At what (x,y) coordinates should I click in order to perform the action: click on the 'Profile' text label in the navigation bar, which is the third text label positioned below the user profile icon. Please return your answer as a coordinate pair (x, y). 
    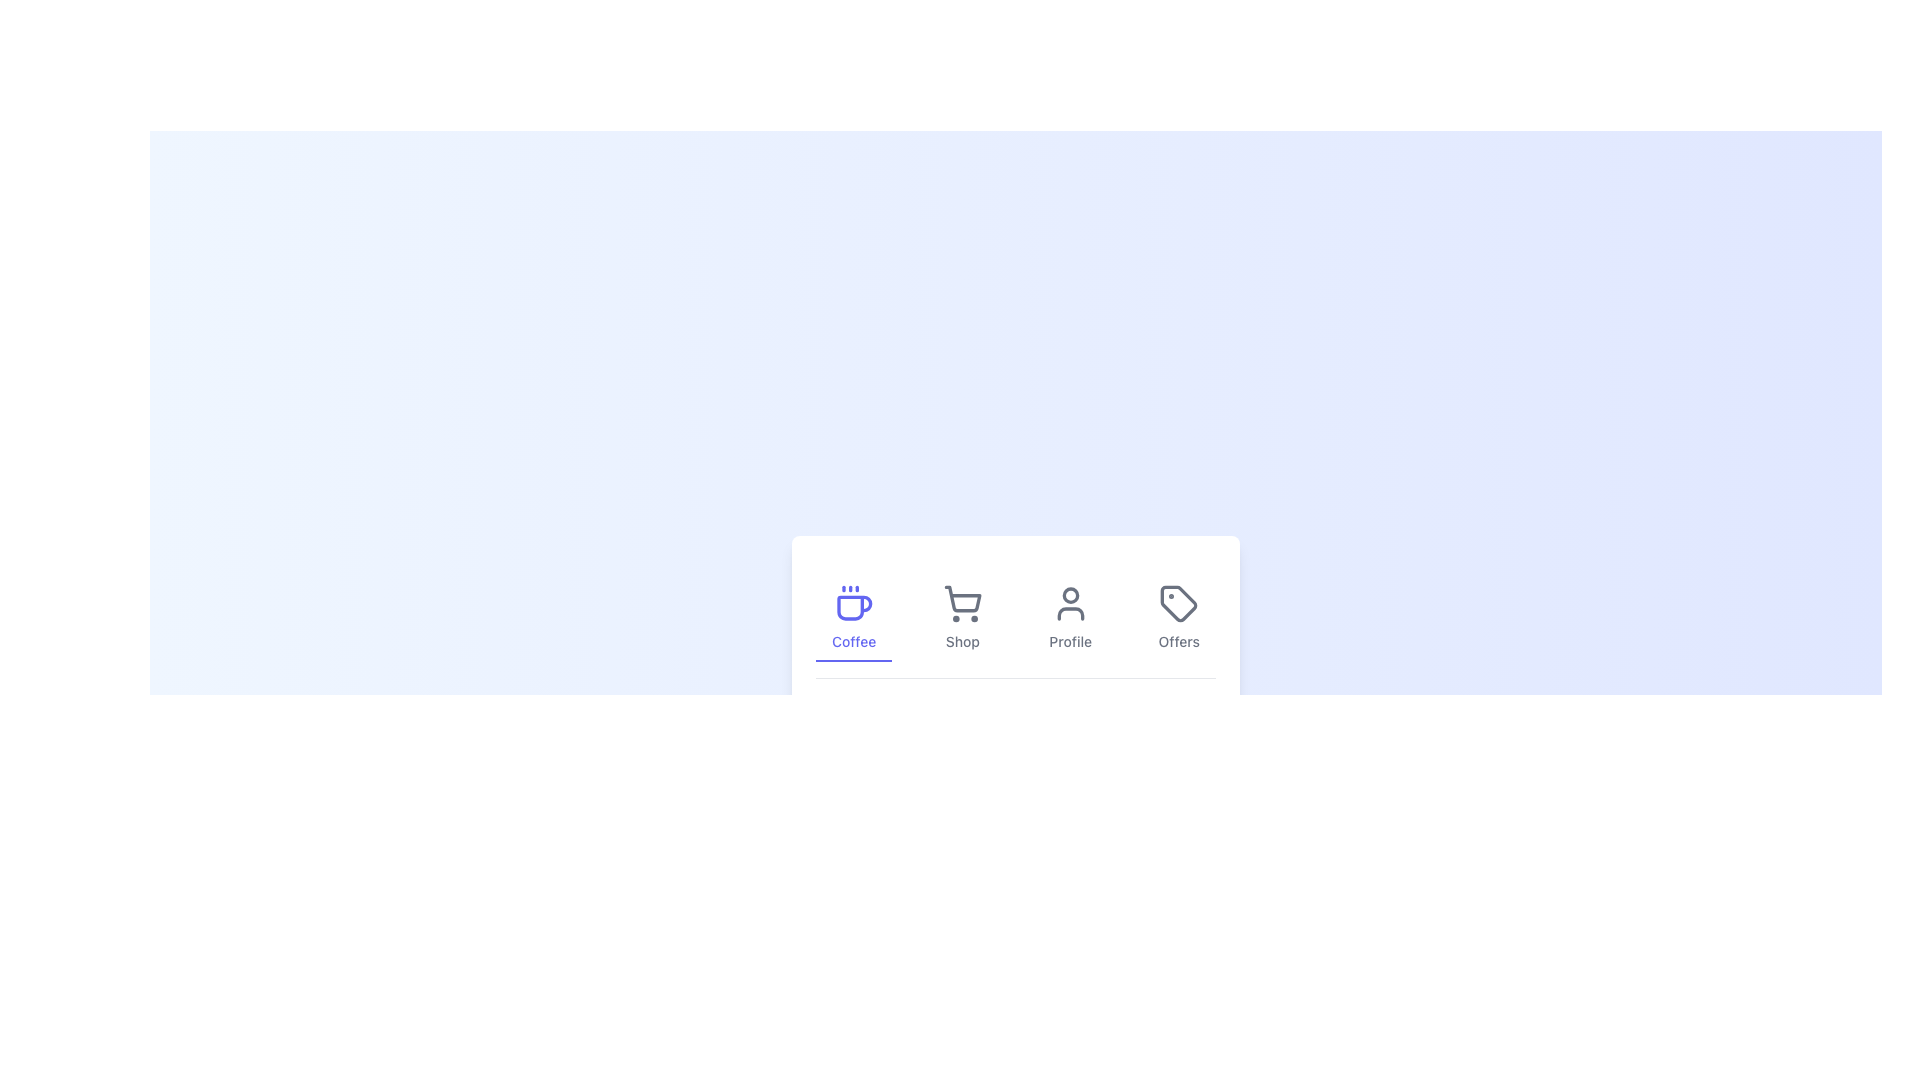
    Looking at the image, I should click on (1069, 641).